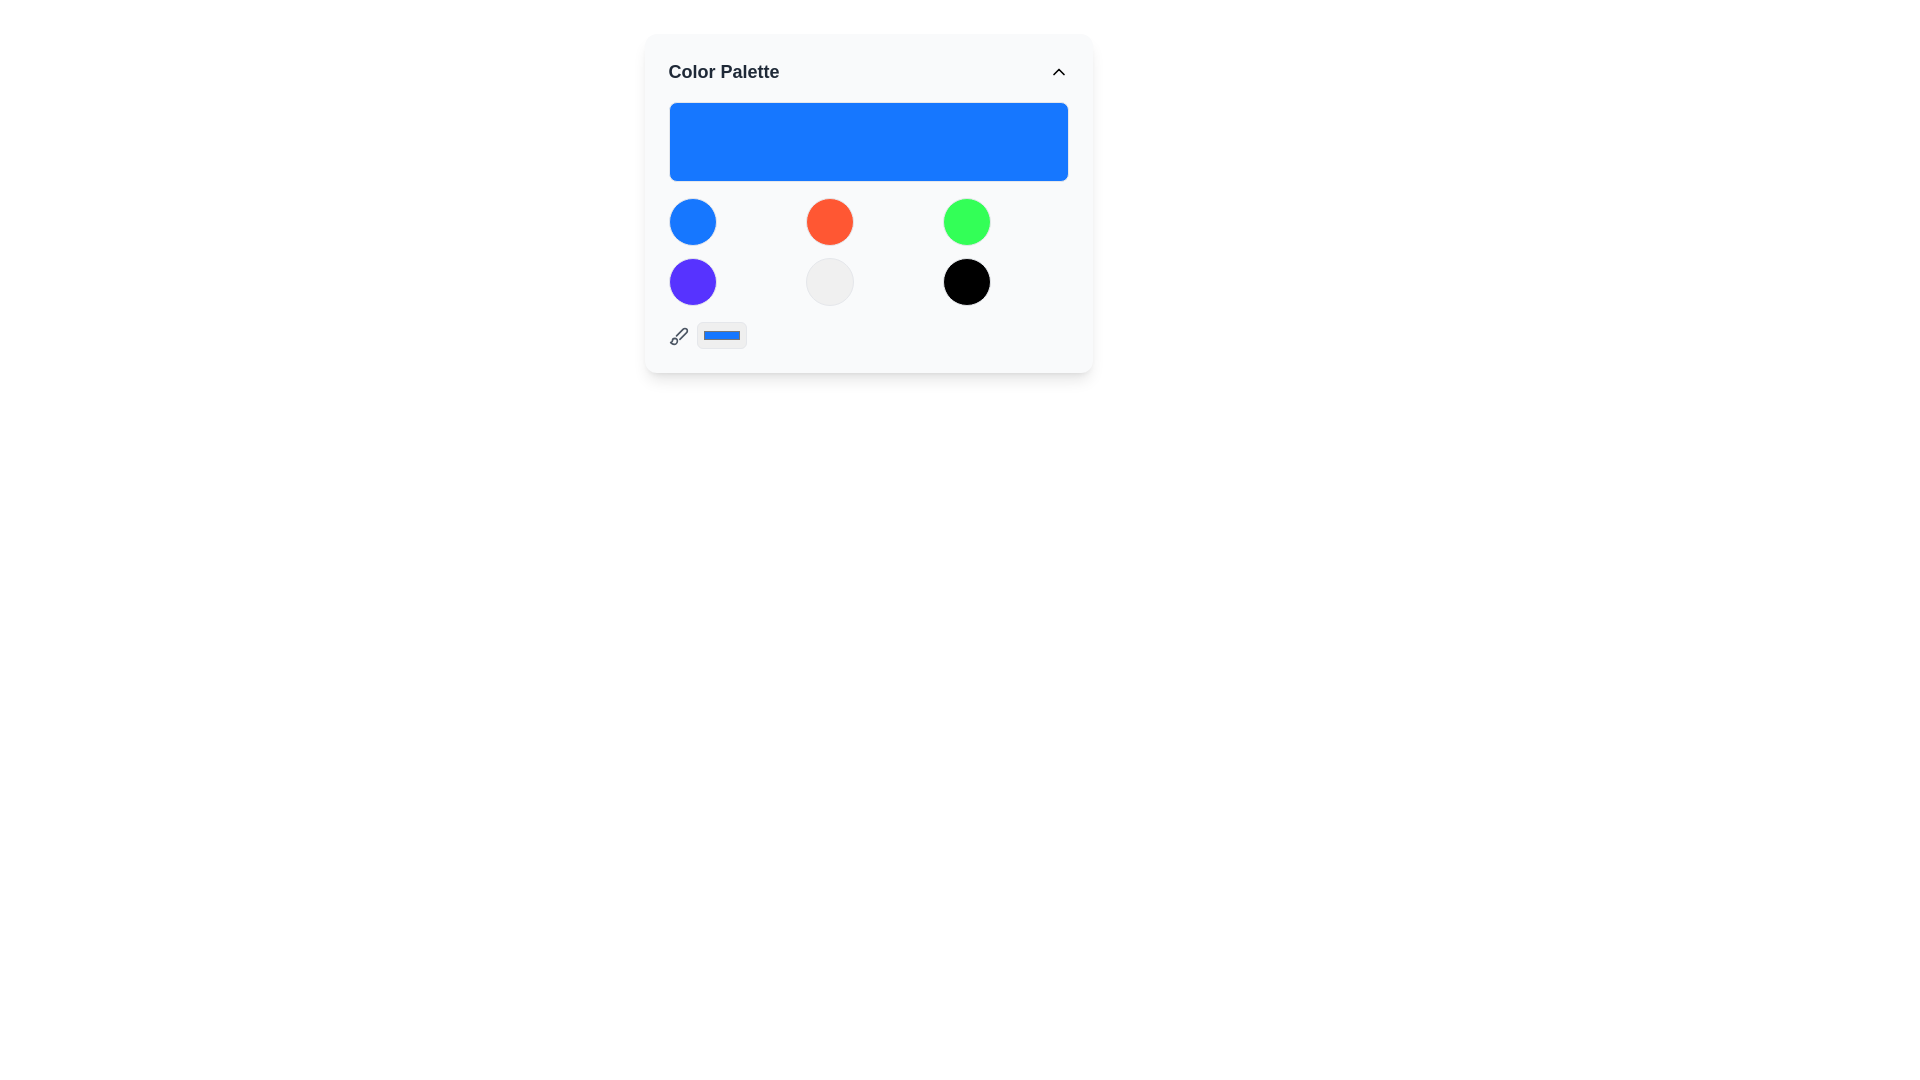 The width and height of the screenshot is (1920, 1080). Describe the element at coordinates (1057, 71) in the screenshot. I see `the upward arrow button located at the top-right corner of the 'Color Palette' card` at that location.